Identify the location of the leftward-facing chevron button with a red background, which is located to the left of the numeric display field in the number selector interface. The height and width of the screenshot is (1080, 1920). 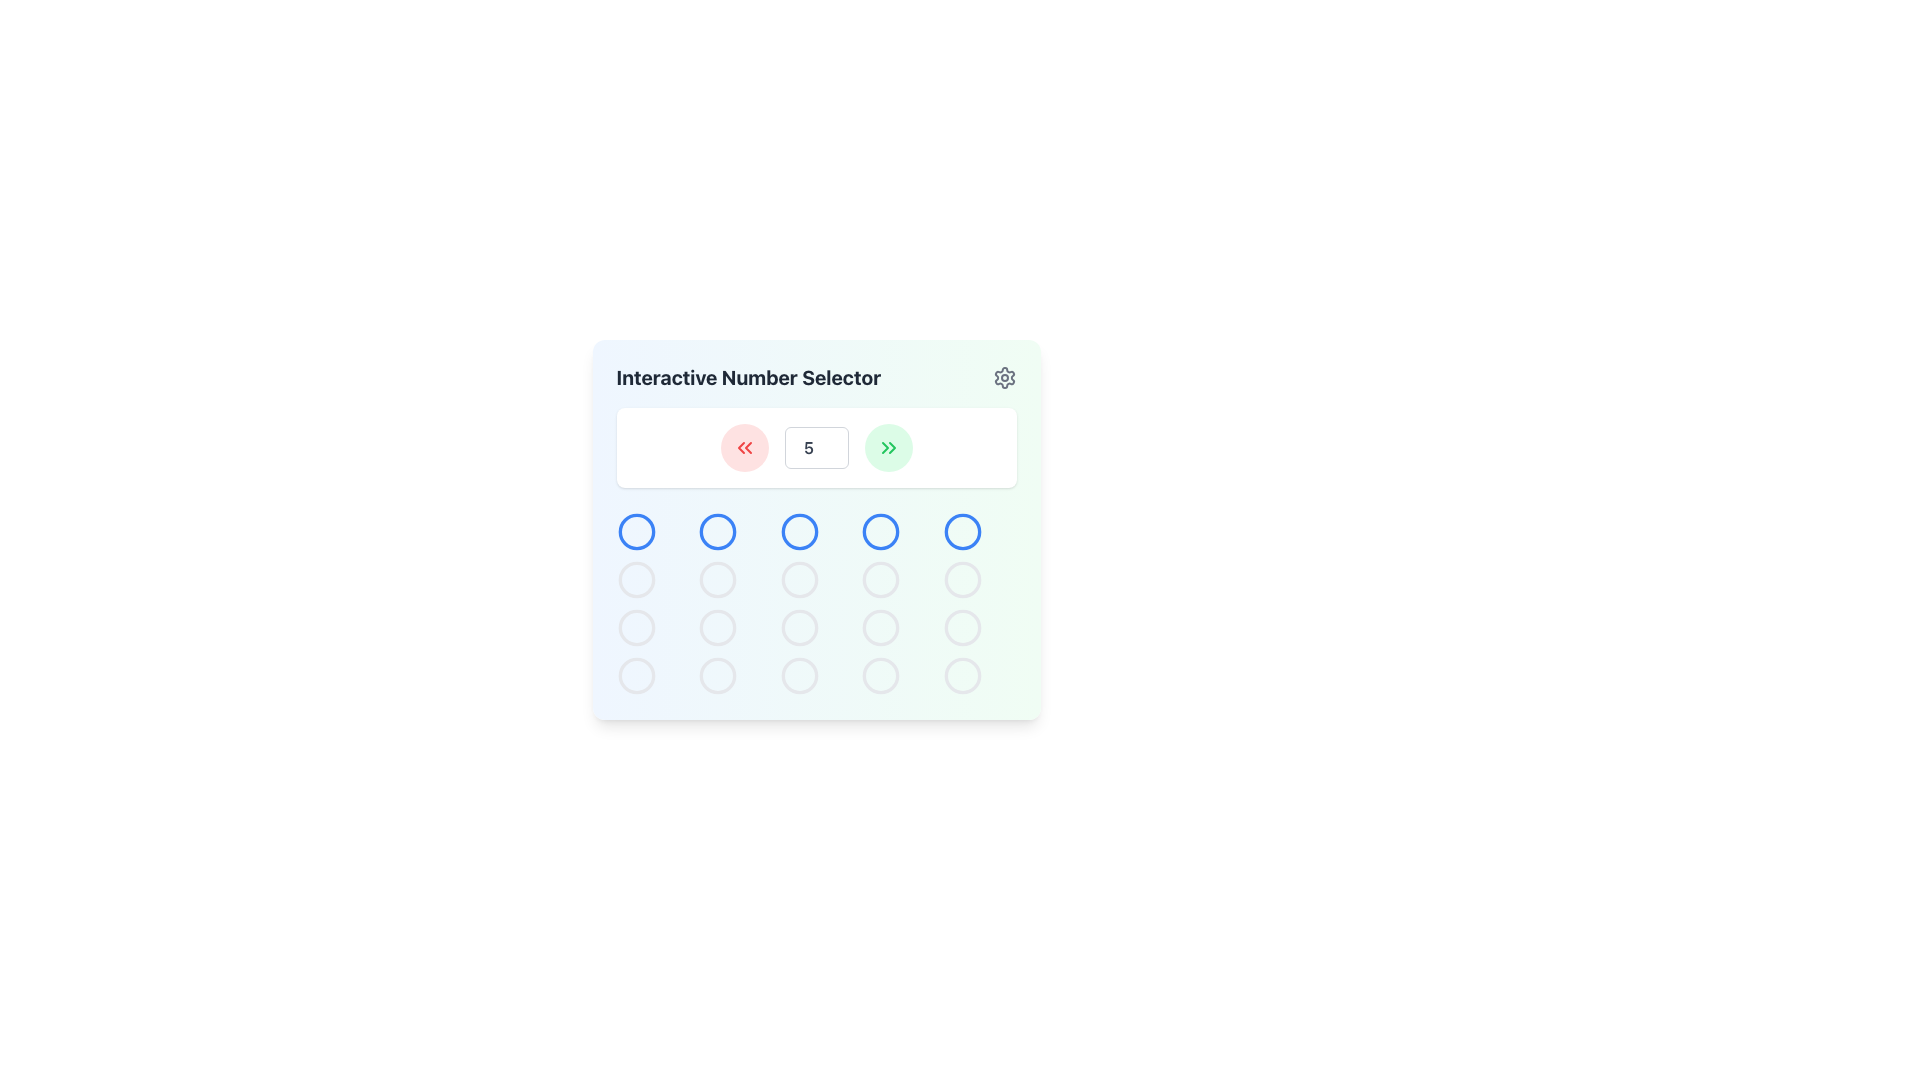
(739, 446).